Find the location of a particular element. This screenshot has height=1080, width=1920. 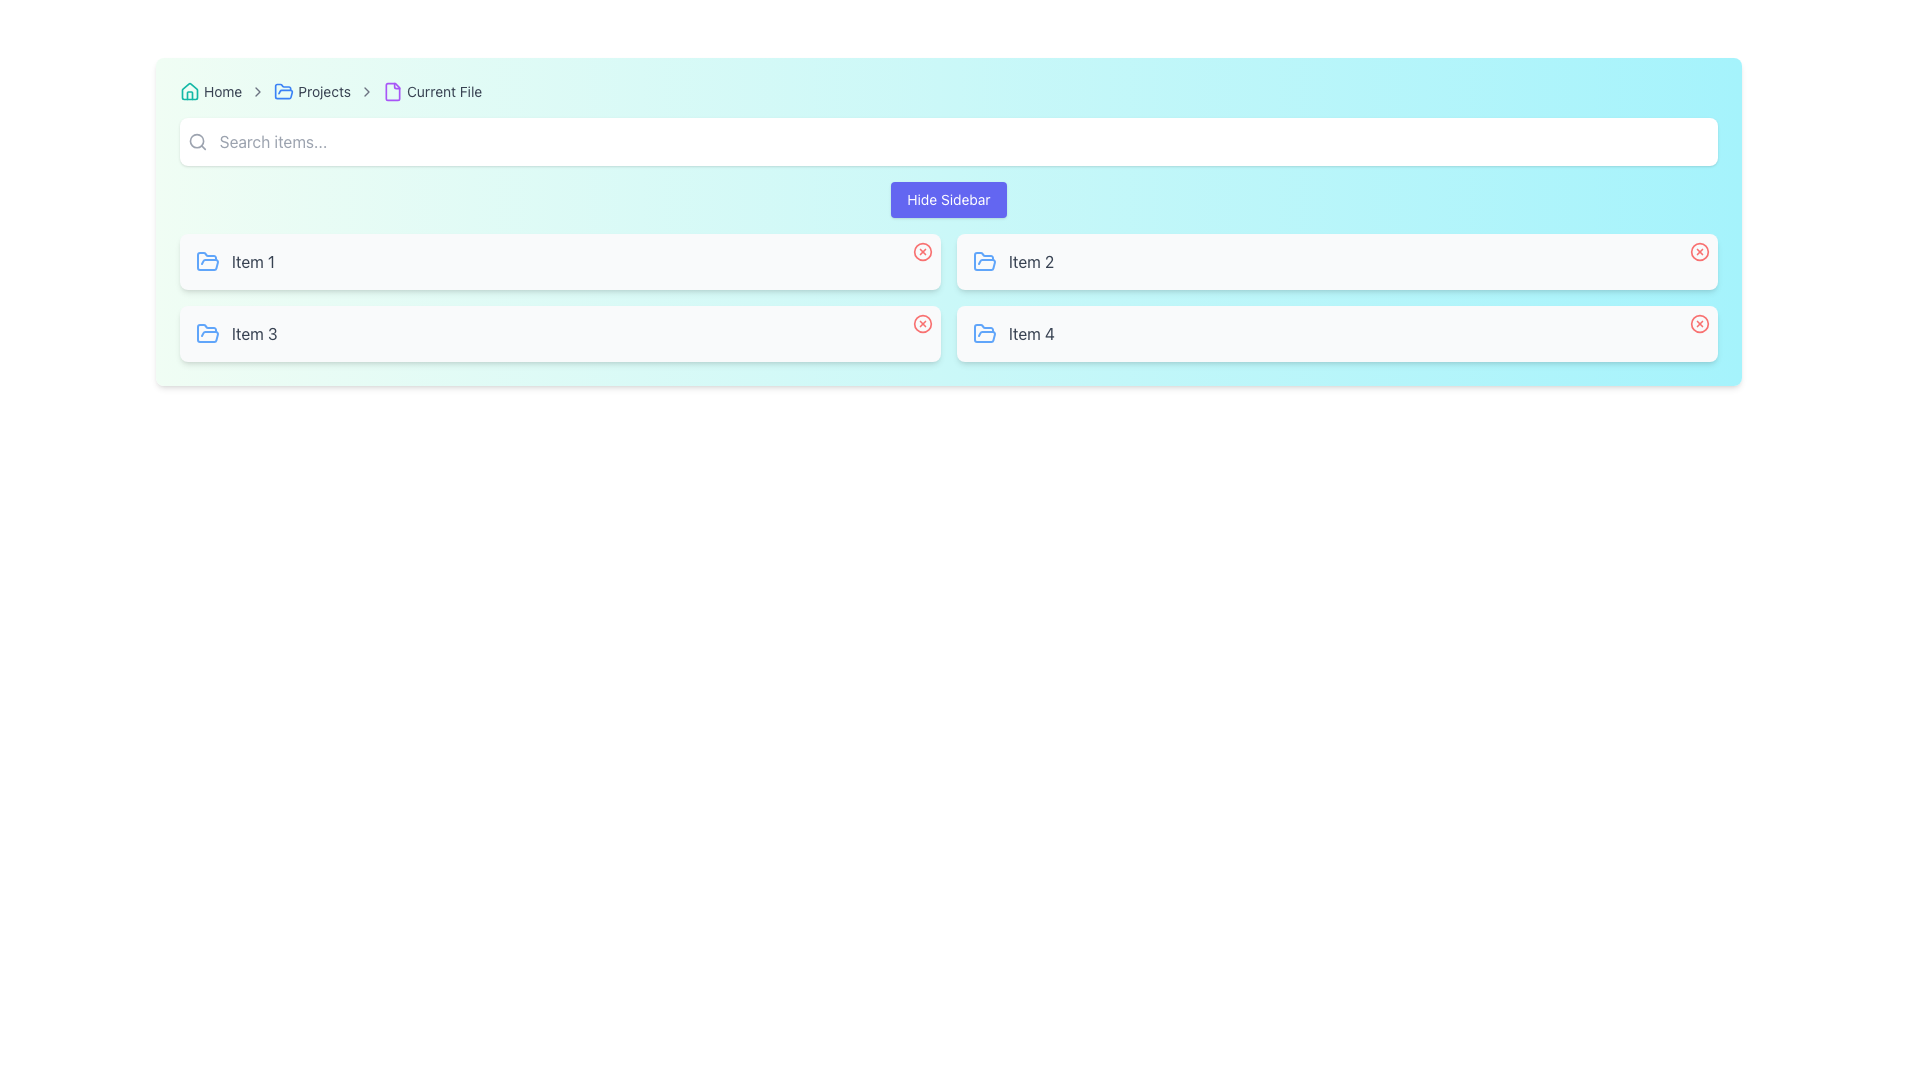

the Chevron icon in the breadcrumb navigation bar that separates the 'Home' and 'Projects' links is located at coordinates (257, 92).